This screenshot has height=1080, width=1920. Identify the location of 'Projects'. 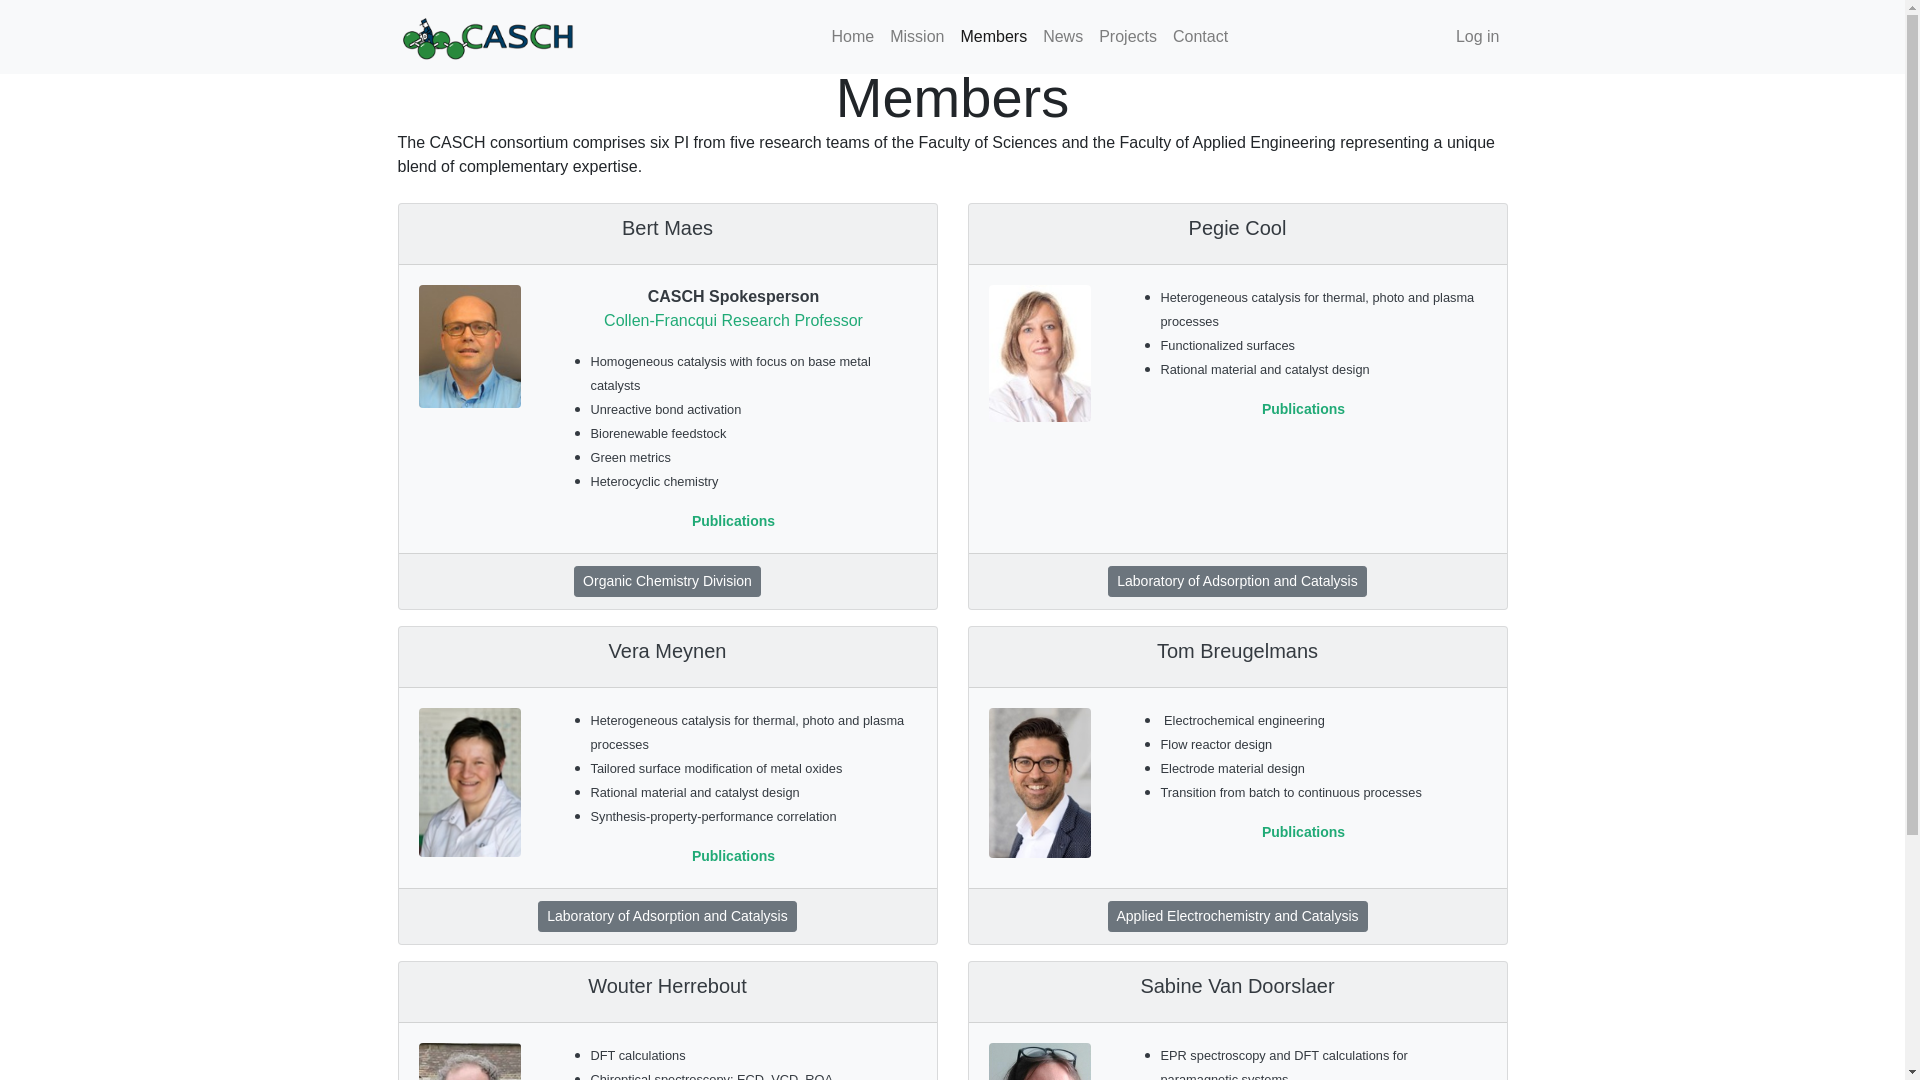
(1089, 37).